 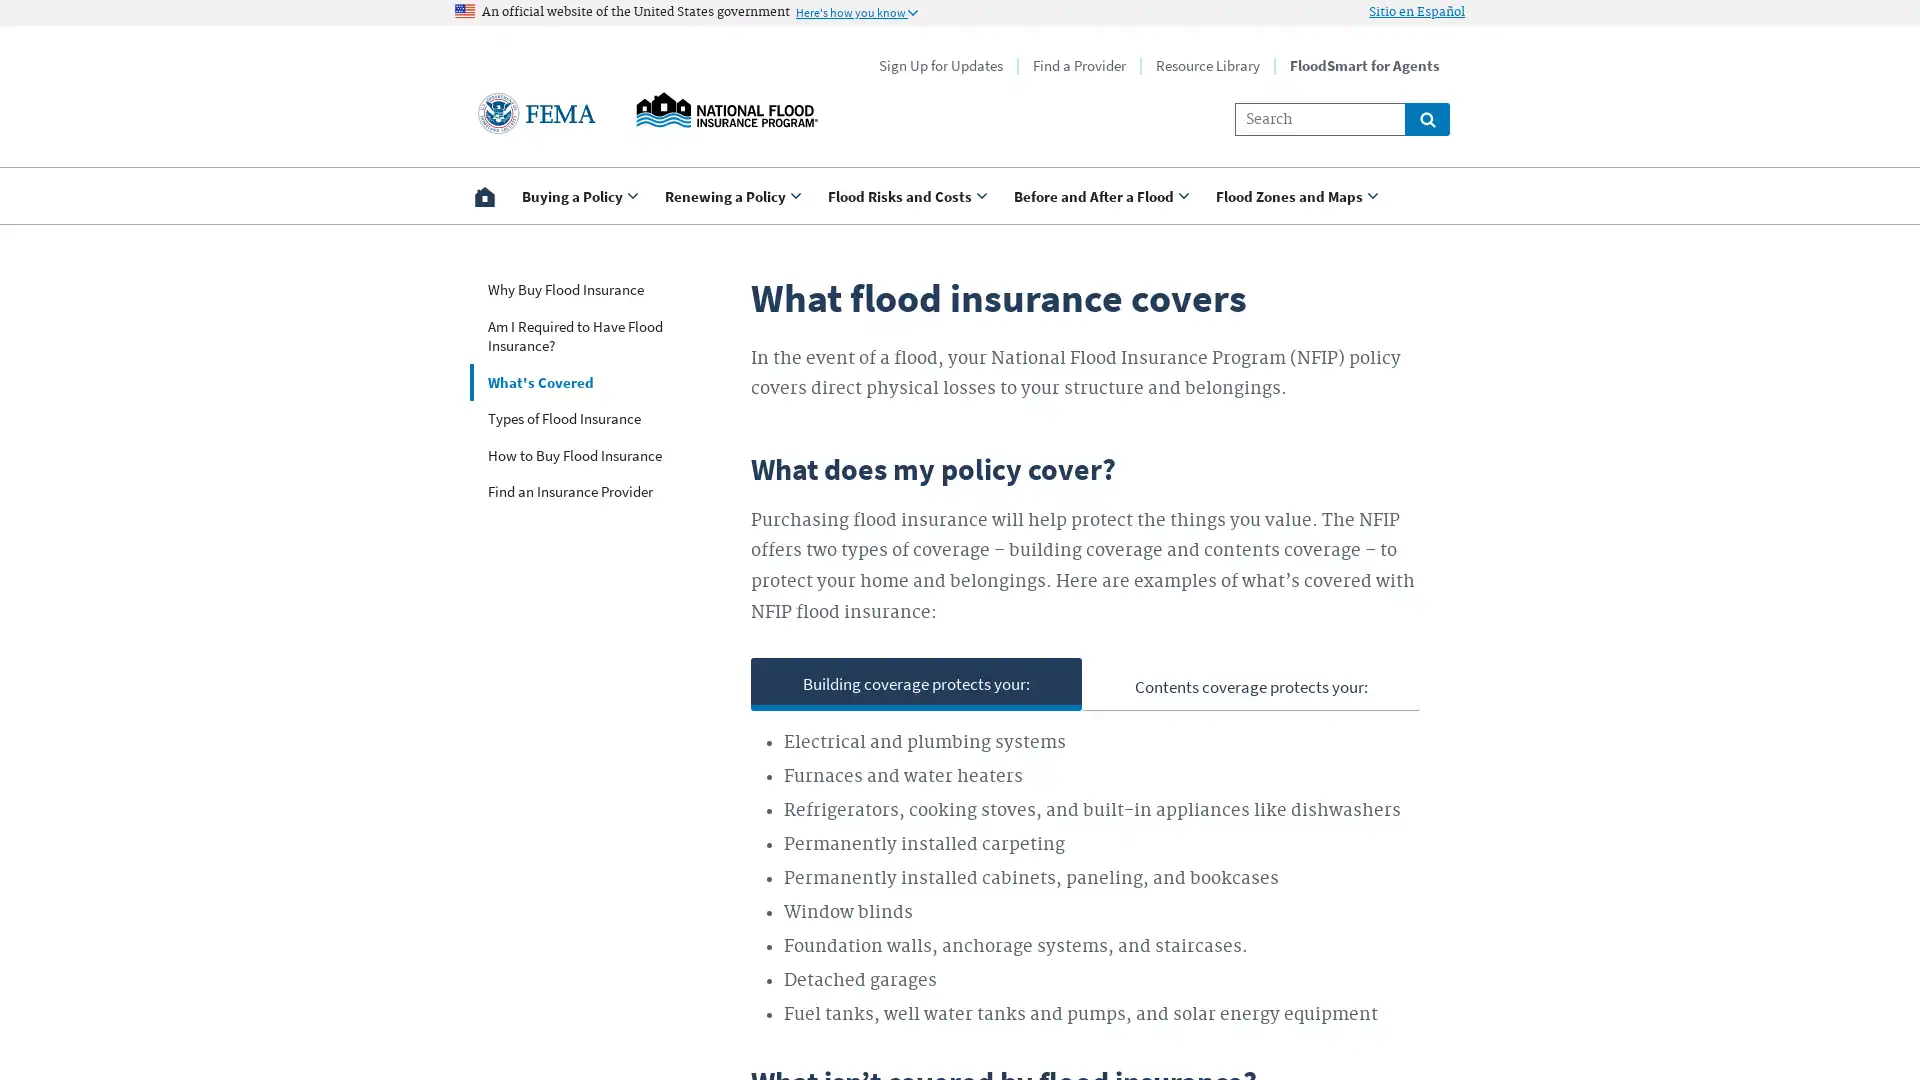 What do you see at coordinates (1426, 119) in the screenshot?
I see `Global search for site links and content throught floodsmart` at bounding box center [1426, 119].